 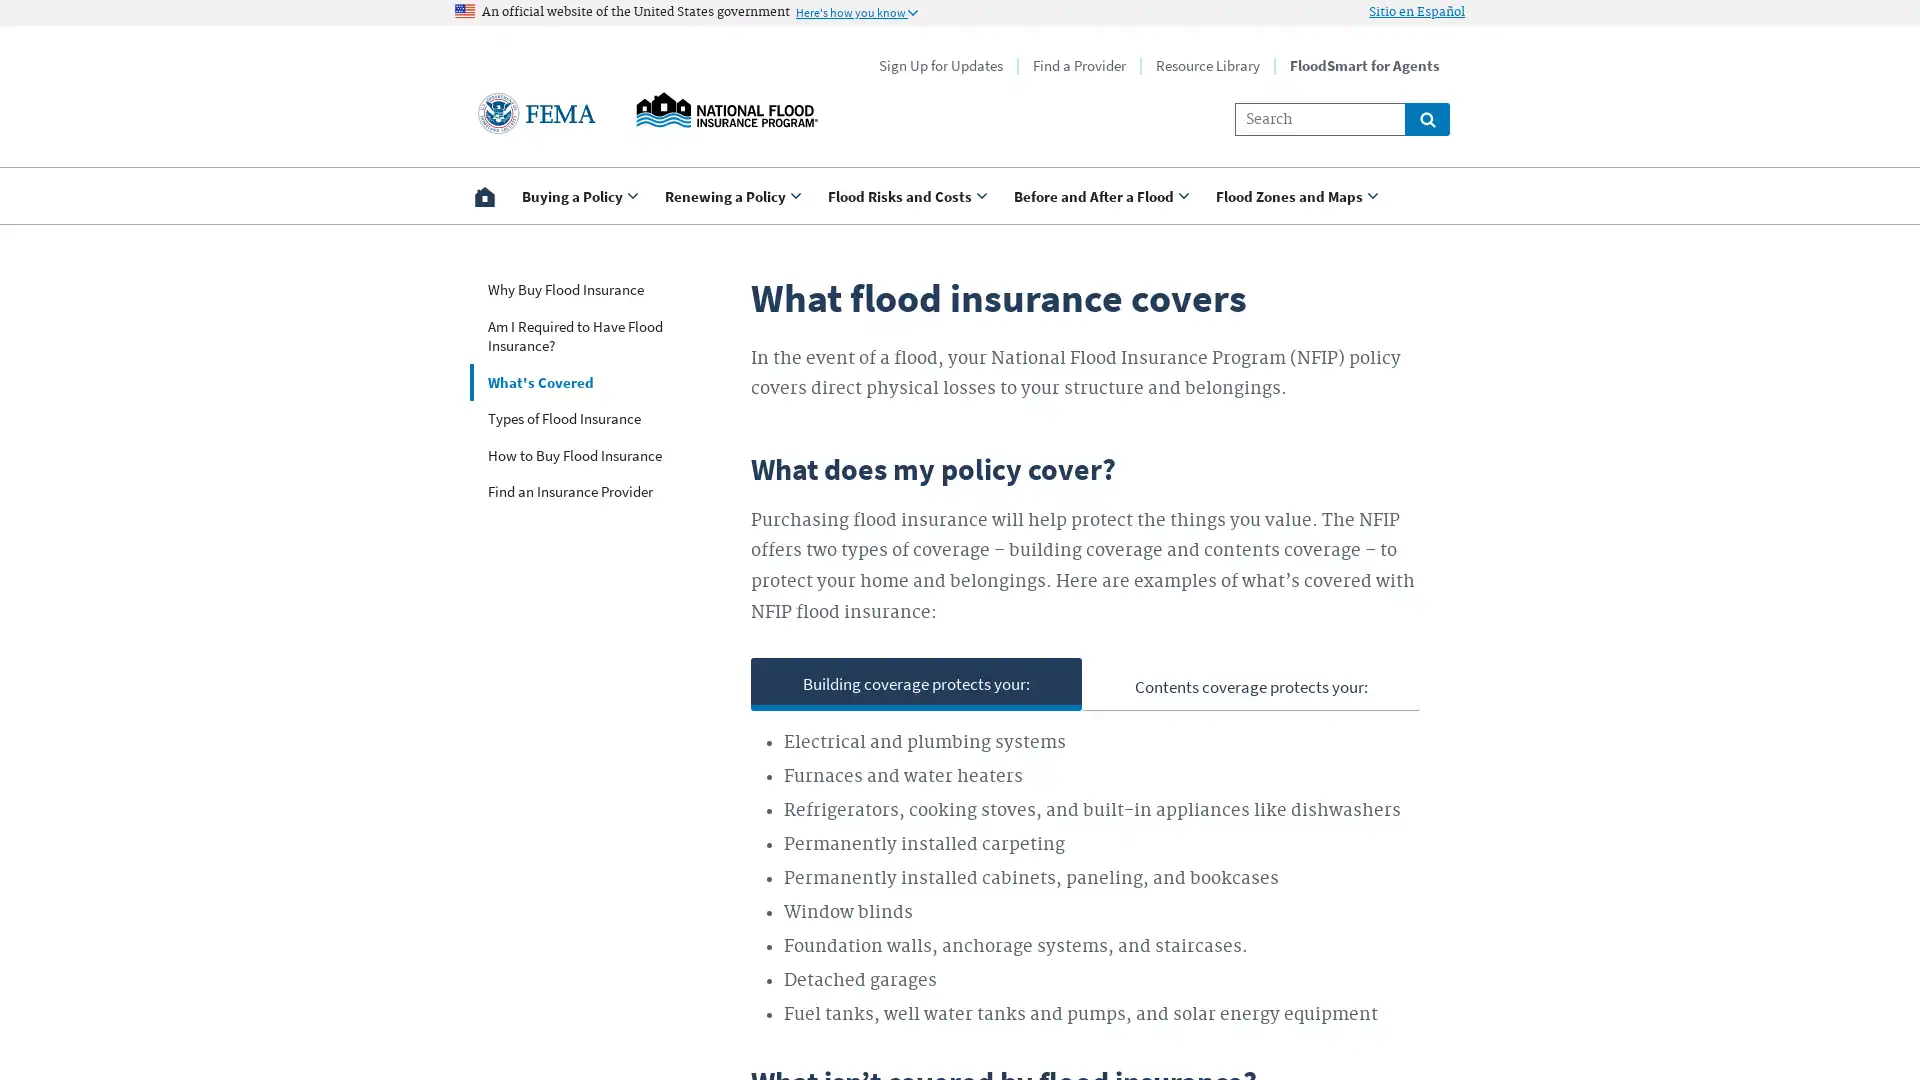 What do you see at coordinates (1426, 119) in the screenshot?
I see `Global search for site links and content throught floodsmart` at bounding box center [1426, 119].